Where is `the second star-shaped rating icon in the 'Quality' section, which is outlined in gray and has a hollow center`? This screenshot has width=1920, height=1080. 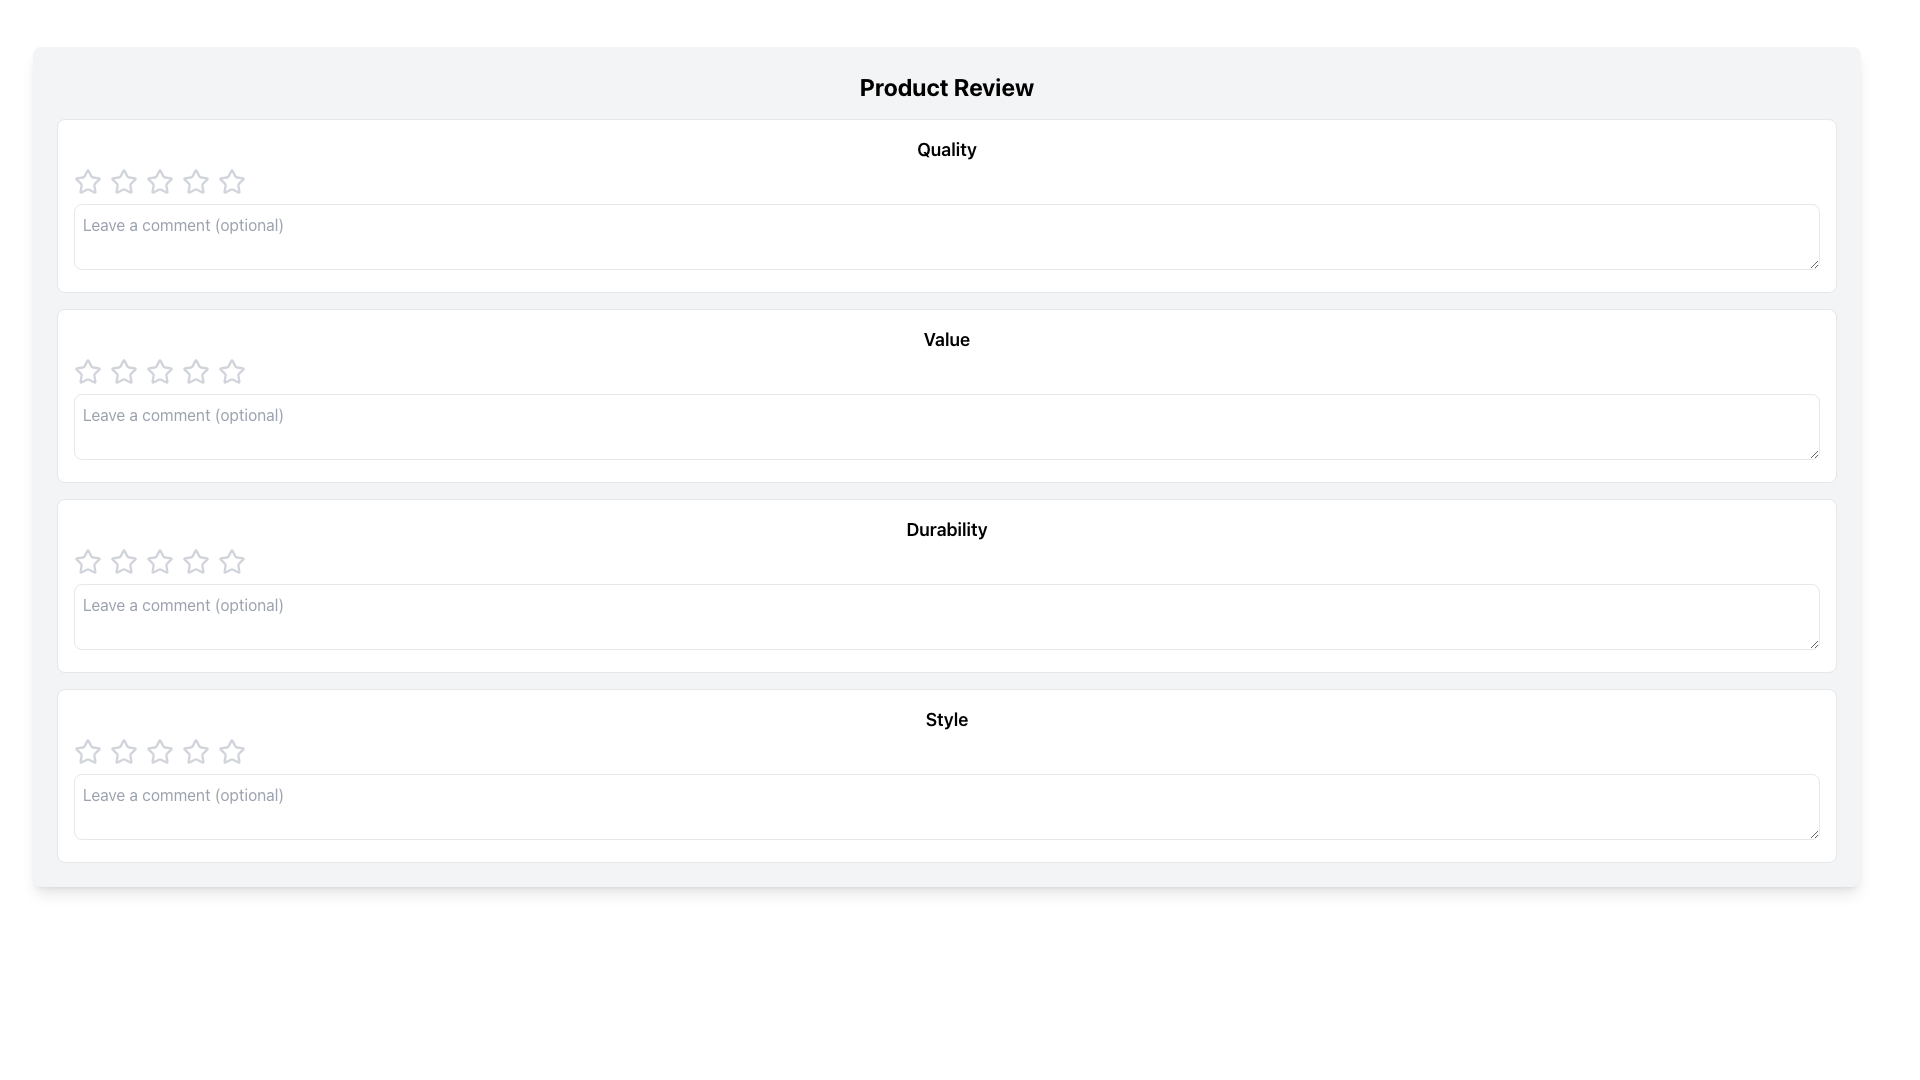
the second star-shaped rating icon in the 'Quality' section, which is outlined in gray and has a hollow center is located at coordinates (123, 181).